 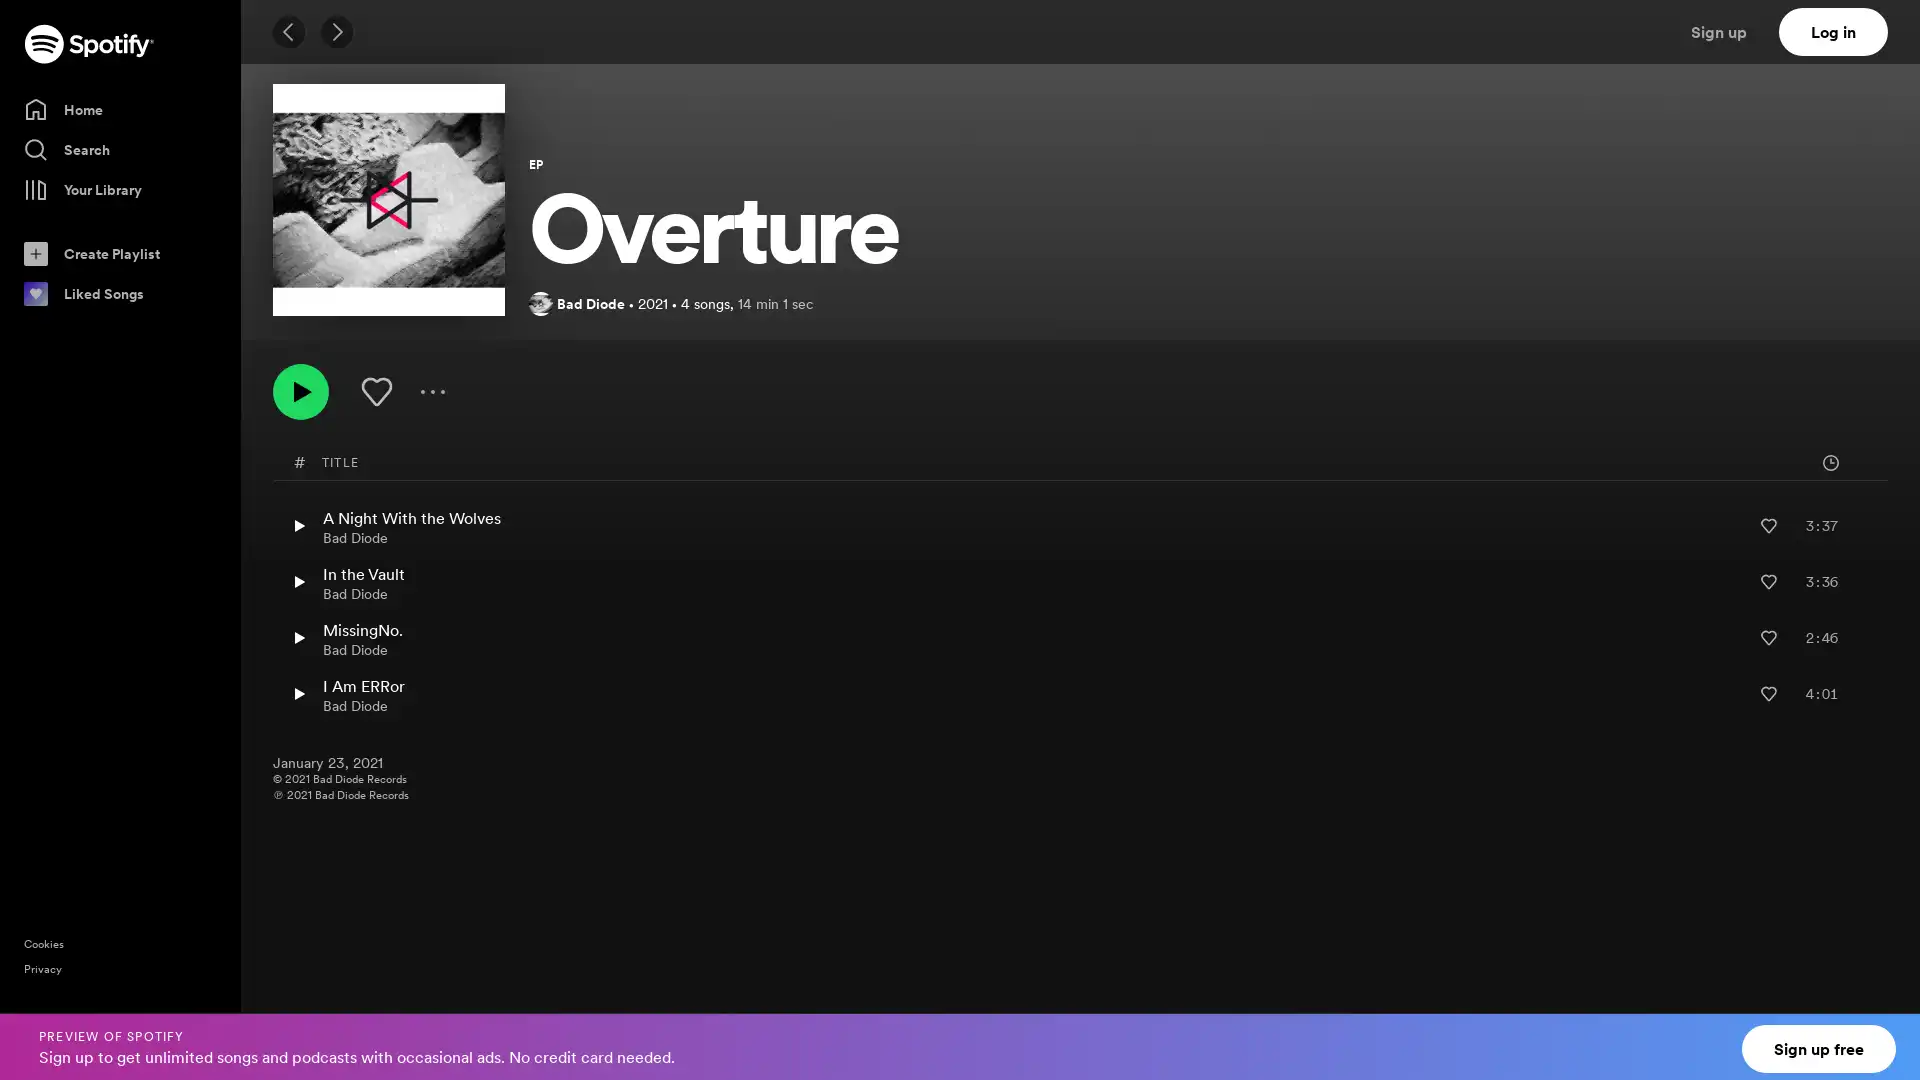 I want to click on Play I Am ERRor by Bad Diode, so click(x=297, y=693).